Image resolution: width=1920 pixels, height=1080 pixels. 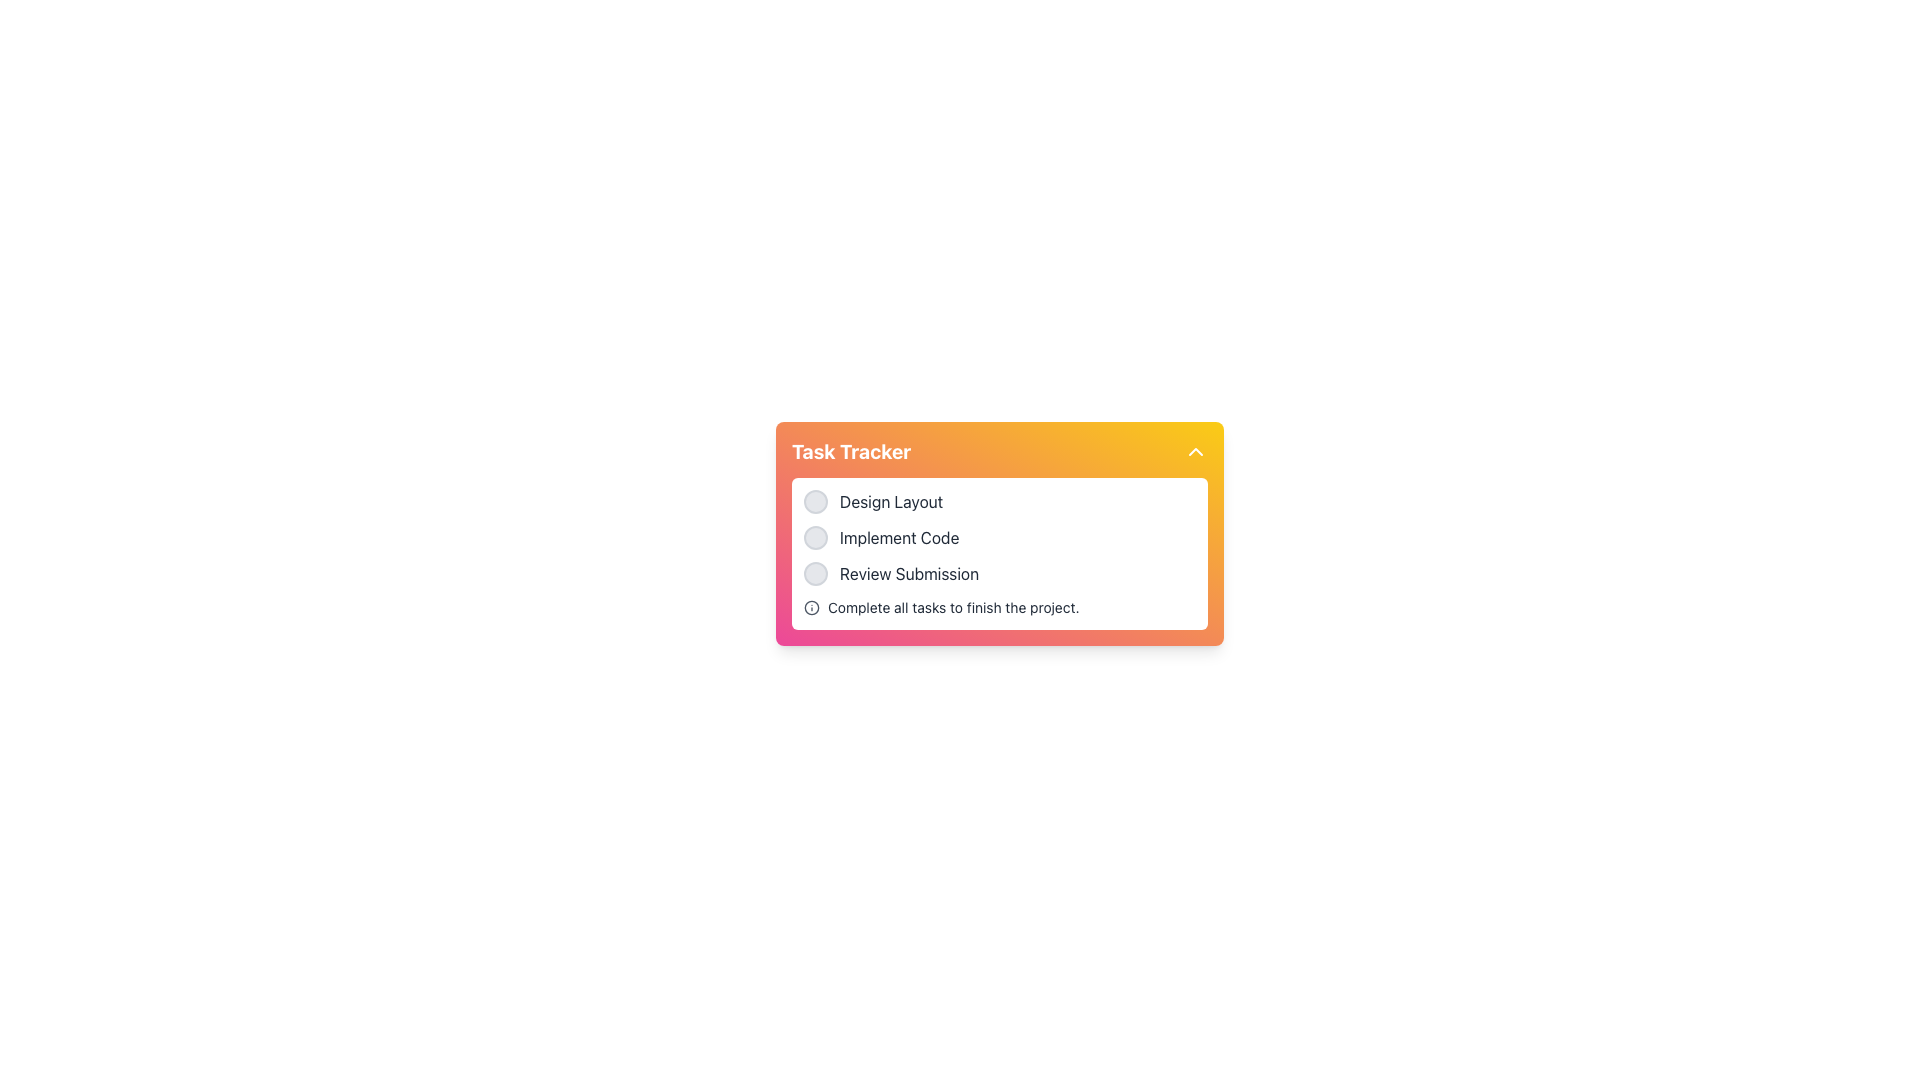 What do you see at coordinates (898, 536) in the screenshot?
I see `the static text label indicating the second task in the progress tracker, which is located between 'Design Layout' and 'Review Submission' in the 'Task Tracker' section` at bounding box center [898, 536].